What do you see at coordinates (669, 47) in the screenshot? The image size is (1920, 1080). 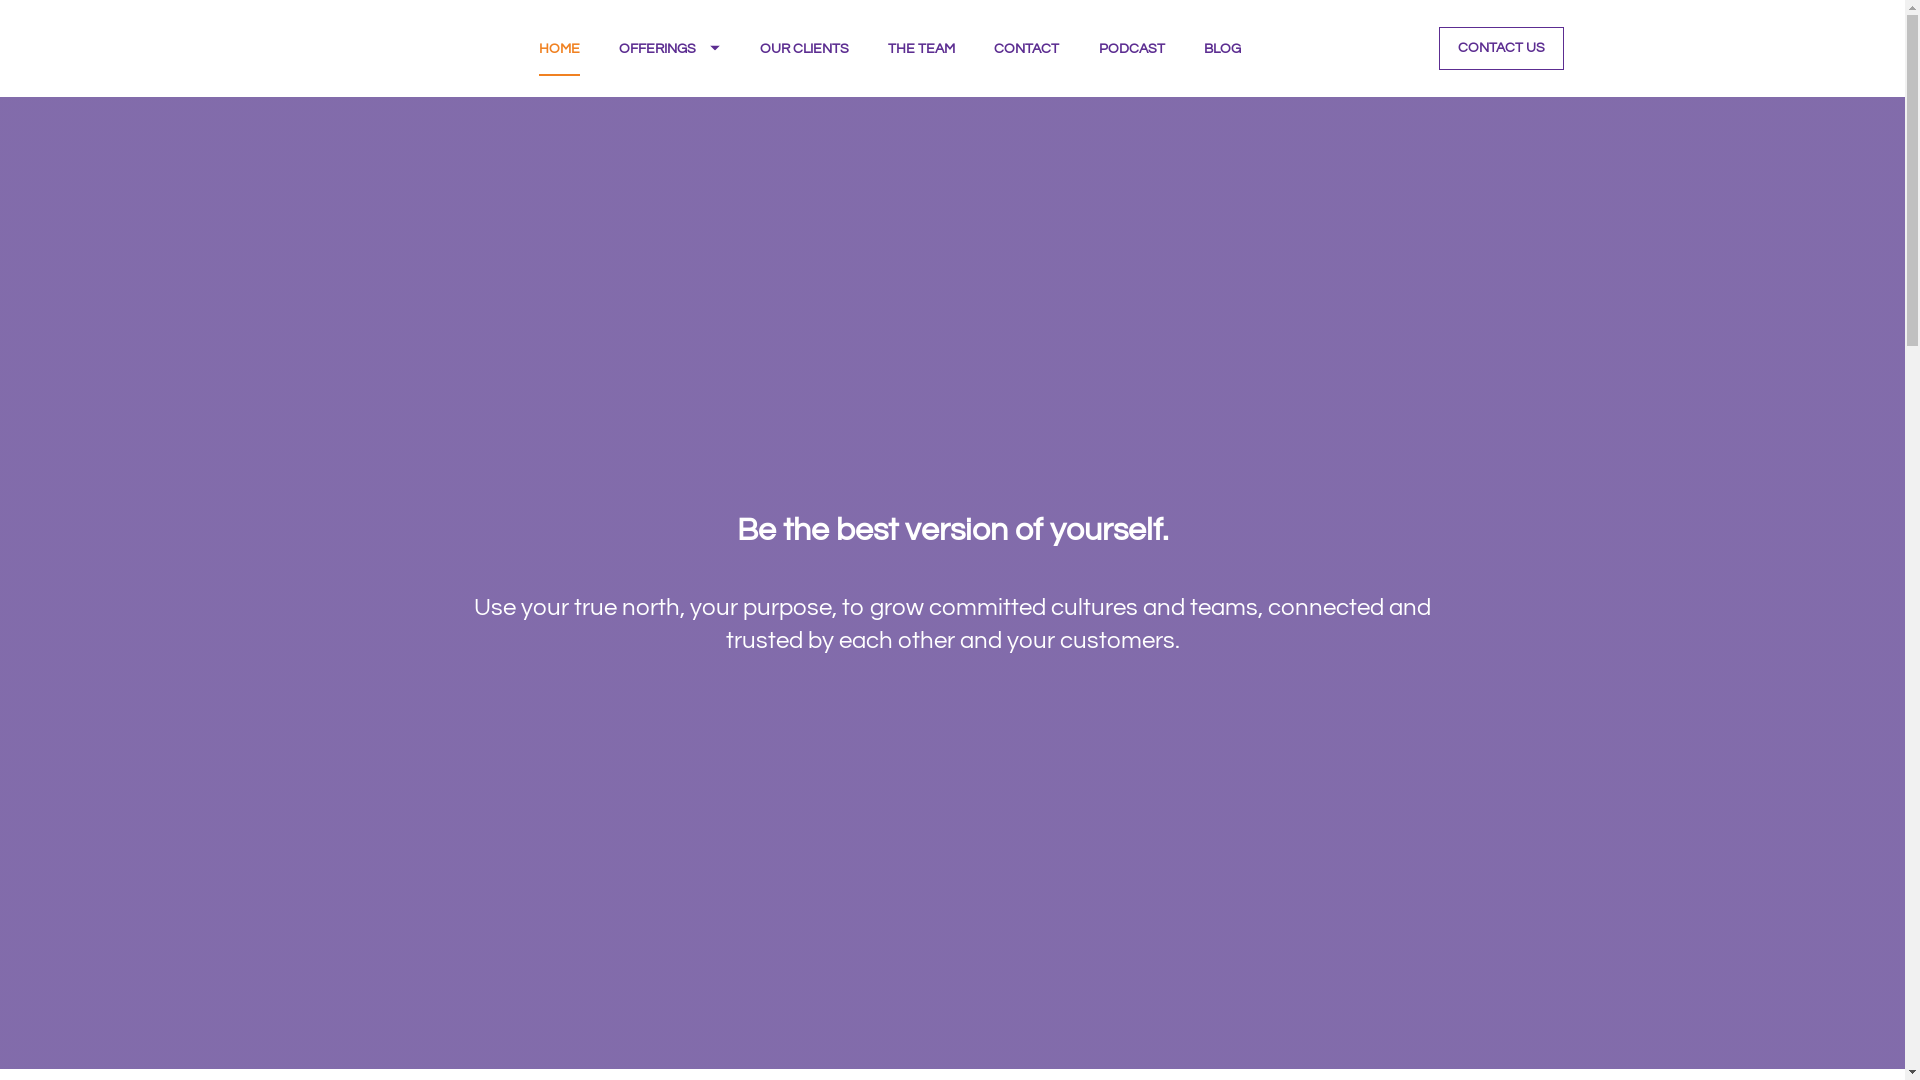 I see `'OFFERINGS'` at bounding box center [669, 47].